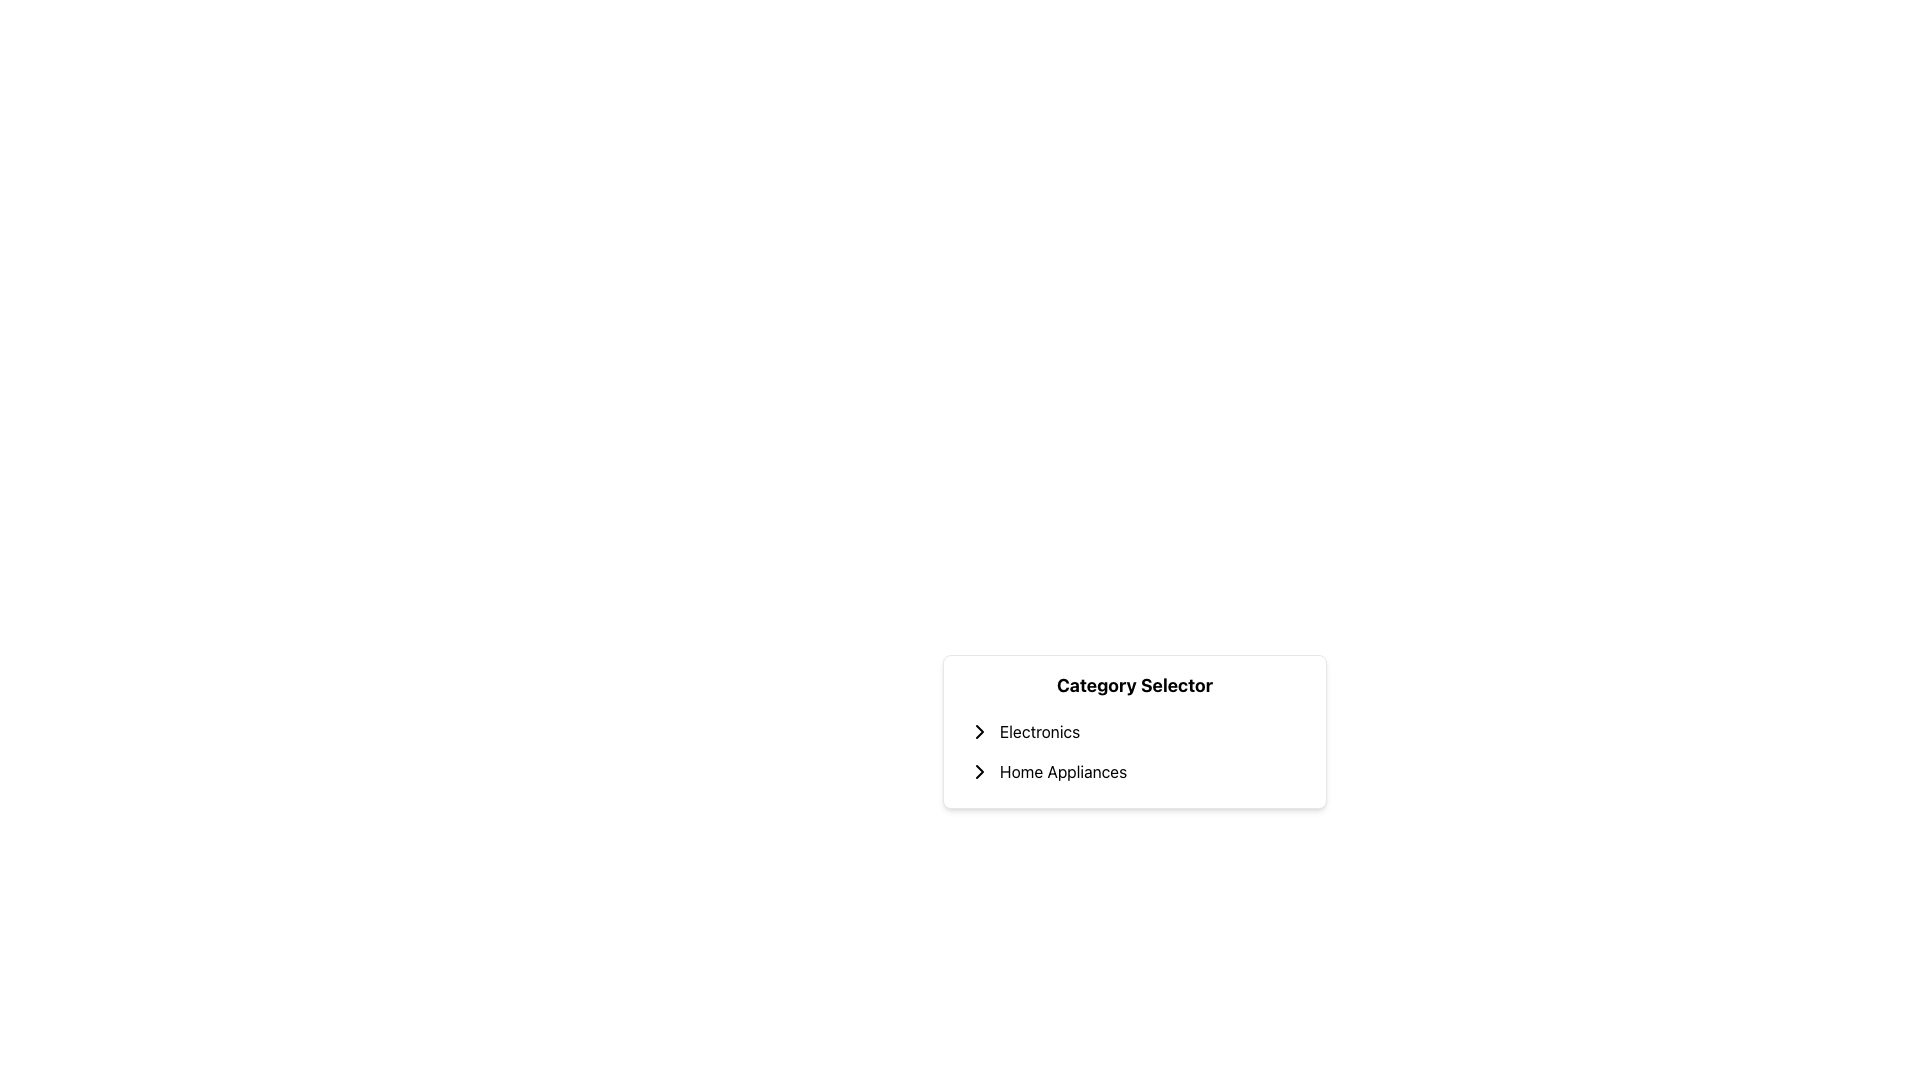  I want to click on the 'Home Appliances' list item with a navigational chevron, so click(1134, 770).